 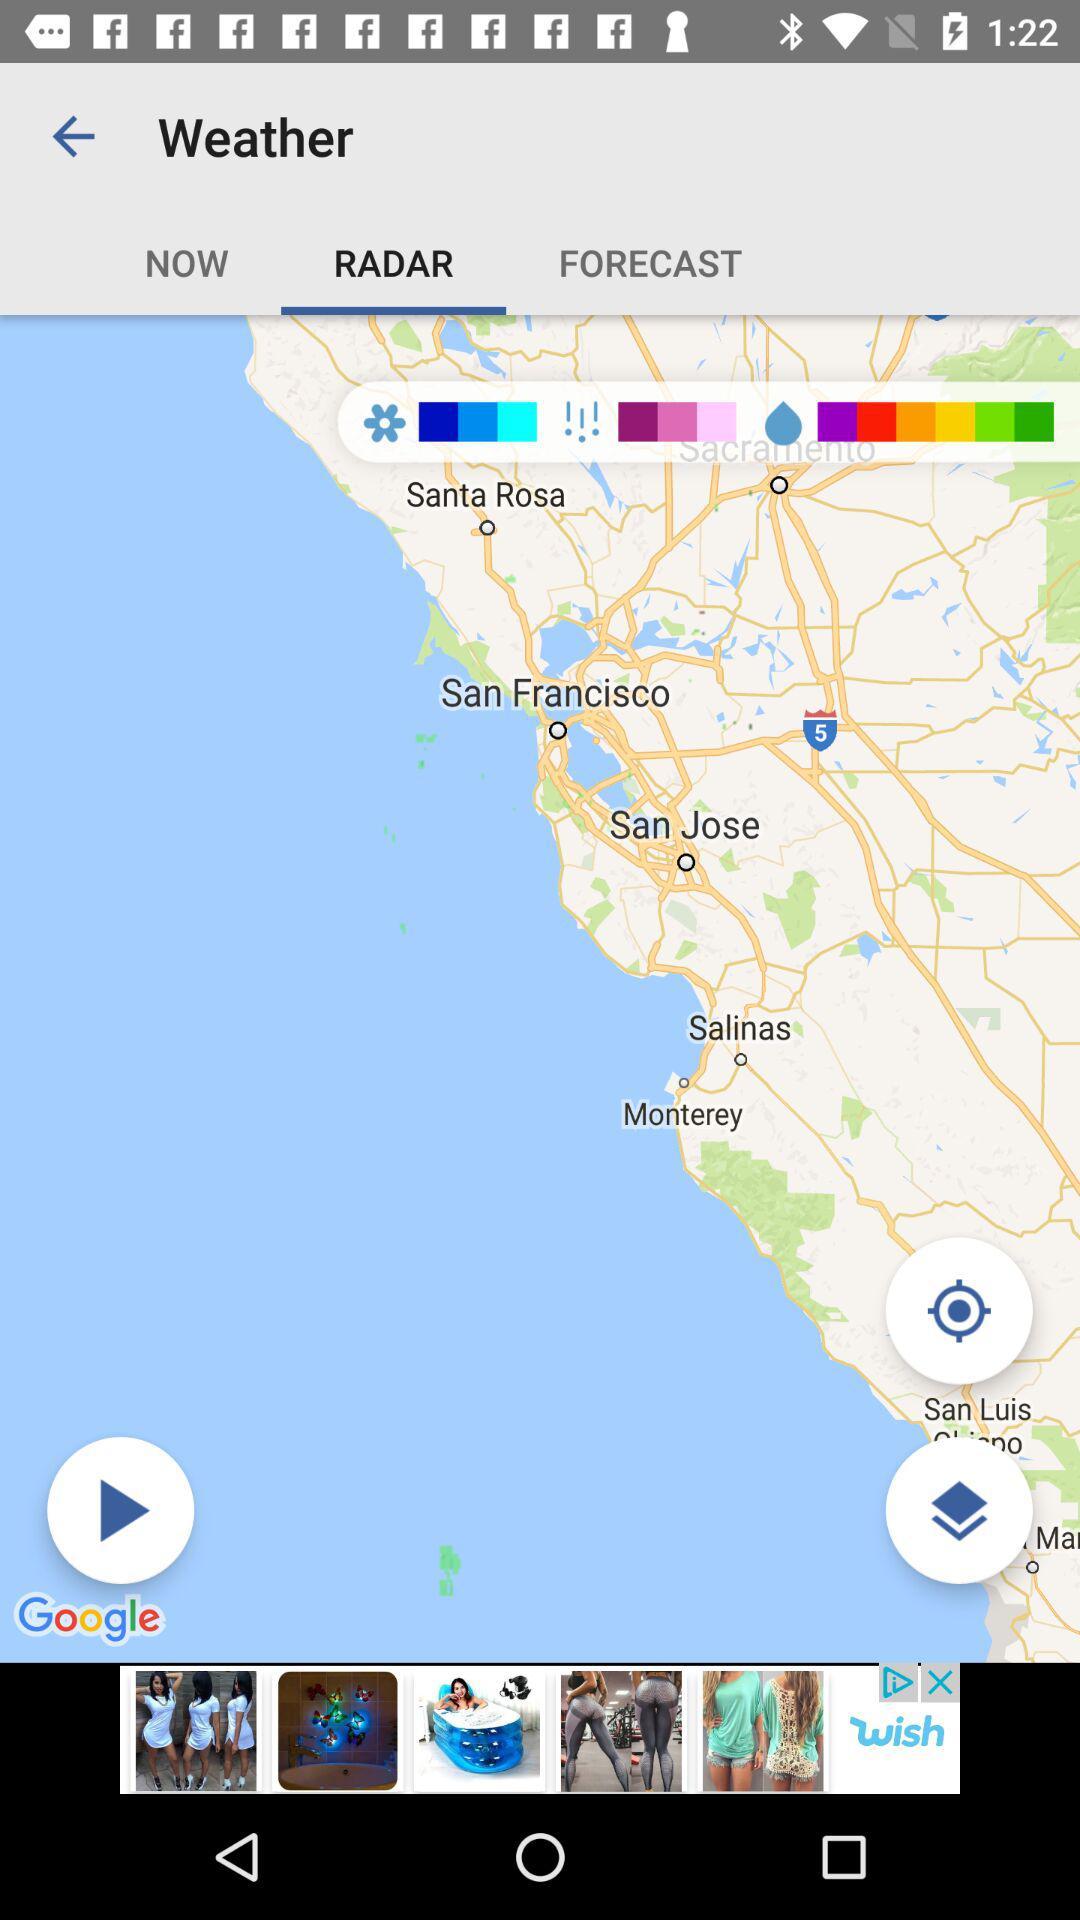 What do you see at coordinates (120, 1510) in the screenshot?
I see `the play option in the bottom left corner` at bounding box center [120, 1510].